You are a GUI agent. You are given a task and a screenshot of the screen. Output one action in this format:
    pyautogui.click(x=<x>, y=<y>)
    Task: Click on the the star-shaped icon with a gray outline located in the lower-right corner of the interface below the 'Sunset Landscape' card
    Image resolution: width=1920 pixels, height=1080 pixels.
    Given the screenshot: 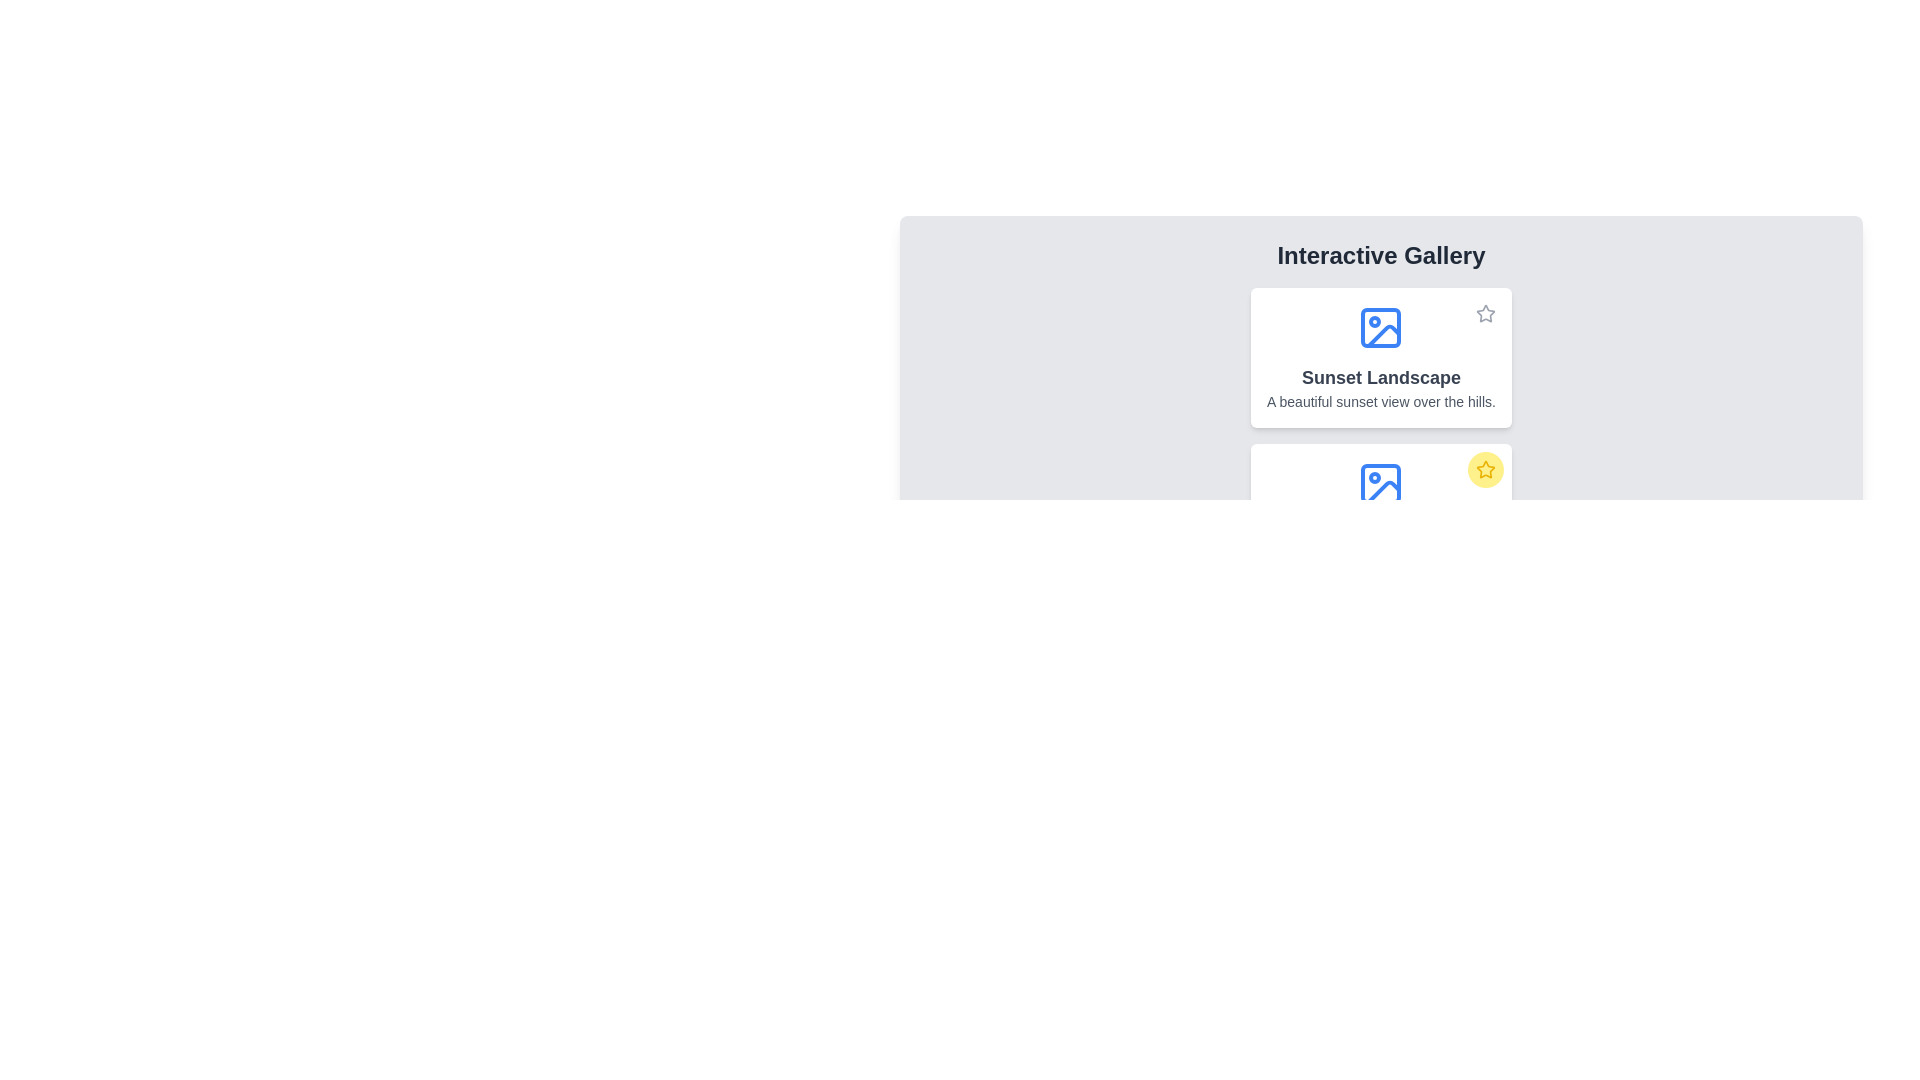 What is the action you would take?
    pyautogui.click(x=1485, y=313)
    